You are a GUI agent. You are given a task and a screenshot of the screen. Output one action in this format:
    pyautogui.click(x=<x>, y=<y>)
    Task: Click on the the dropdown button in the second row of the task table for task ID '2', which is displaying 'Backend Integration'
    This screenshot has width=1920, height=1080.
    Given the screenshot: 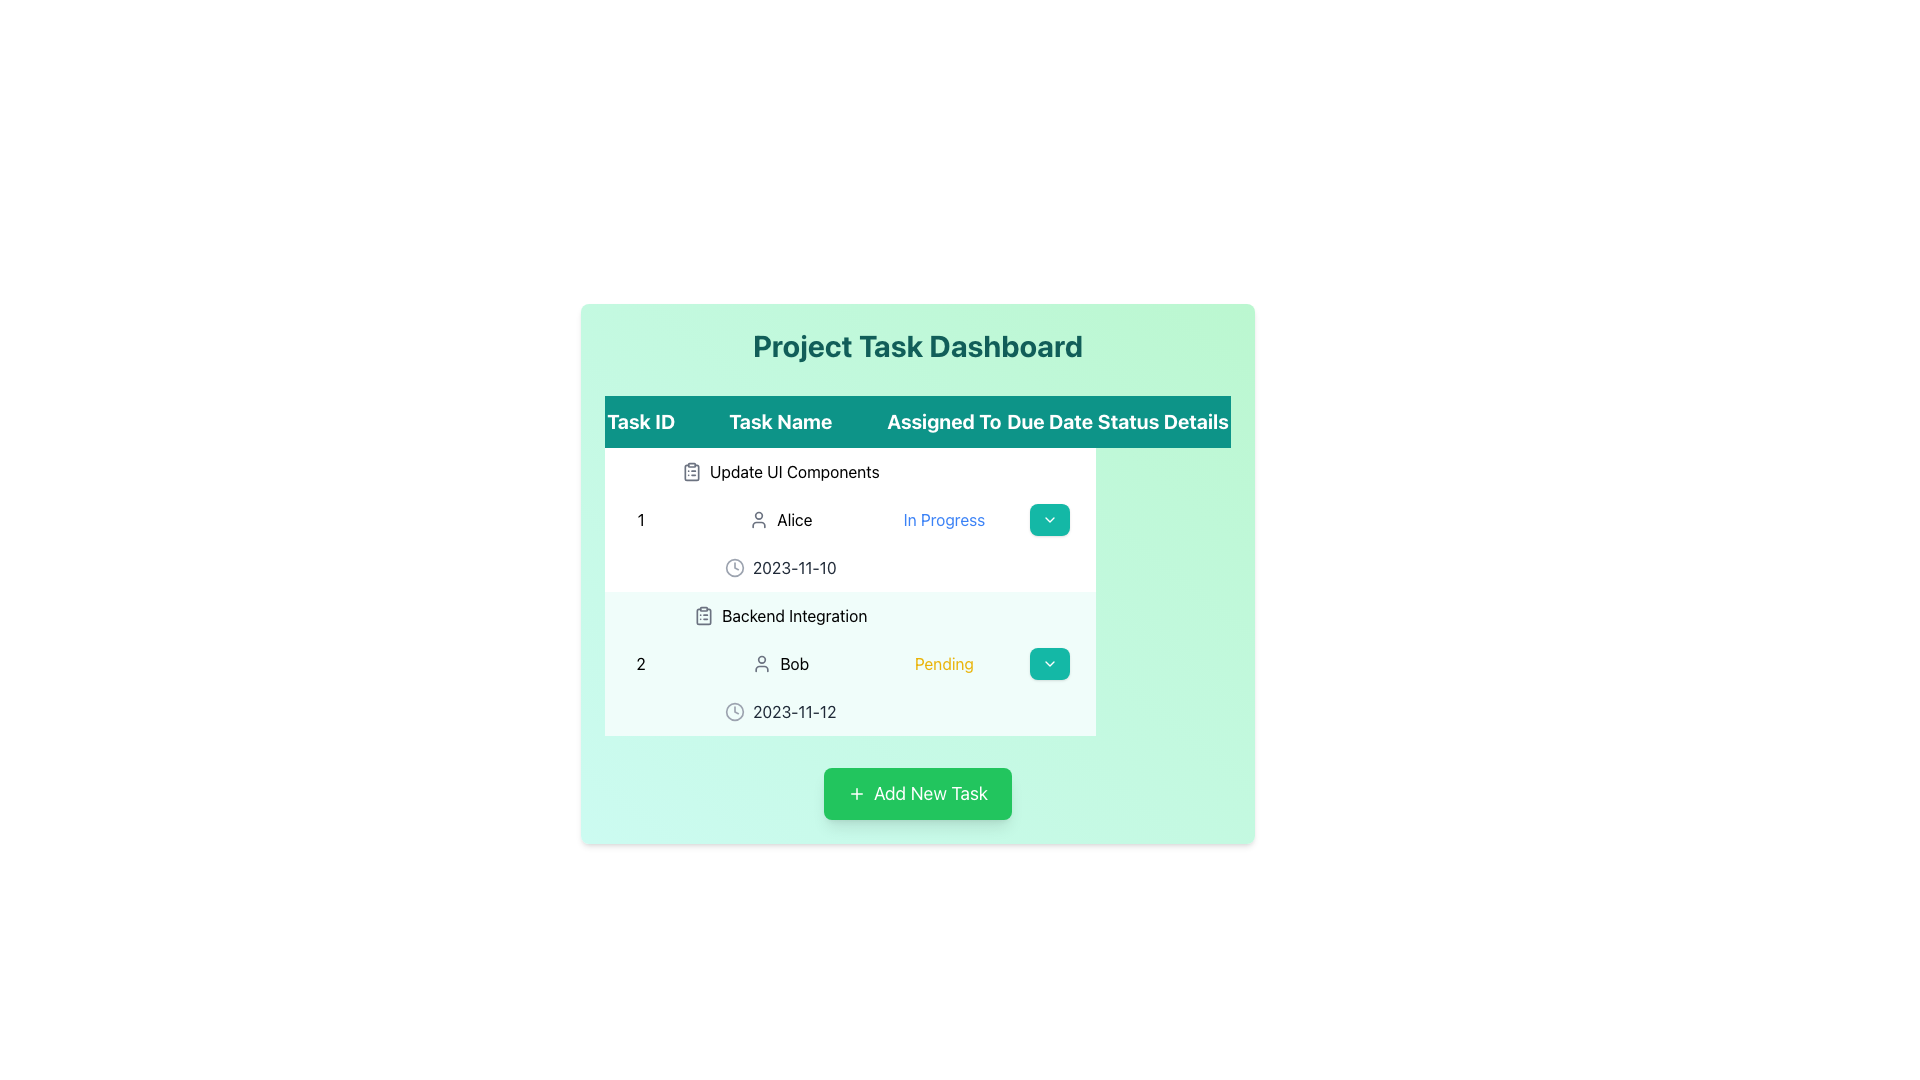 What is the action you would take?
    pyautogui.click(x=916, y=590)
    